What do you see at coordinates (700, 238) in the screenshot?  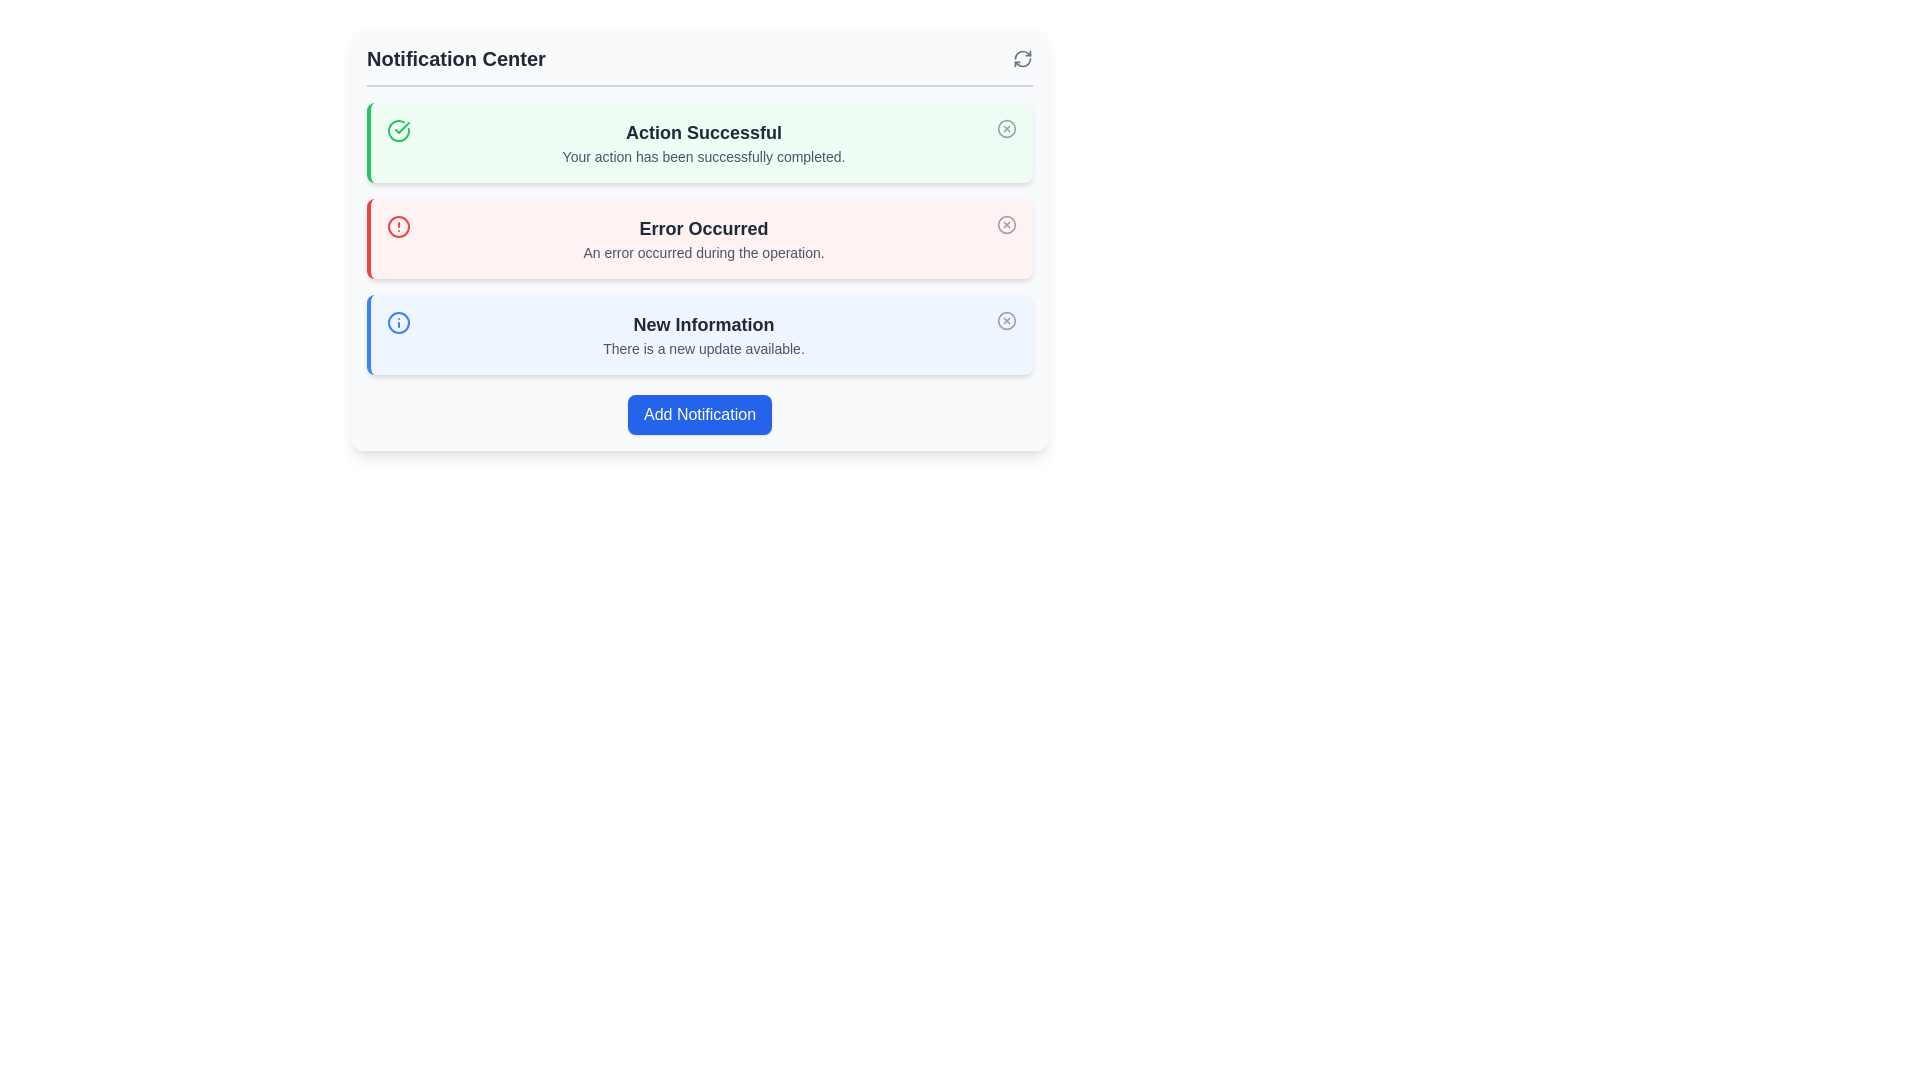 I see `the individual notifications in the notification section` at bounding box center [700, 238].